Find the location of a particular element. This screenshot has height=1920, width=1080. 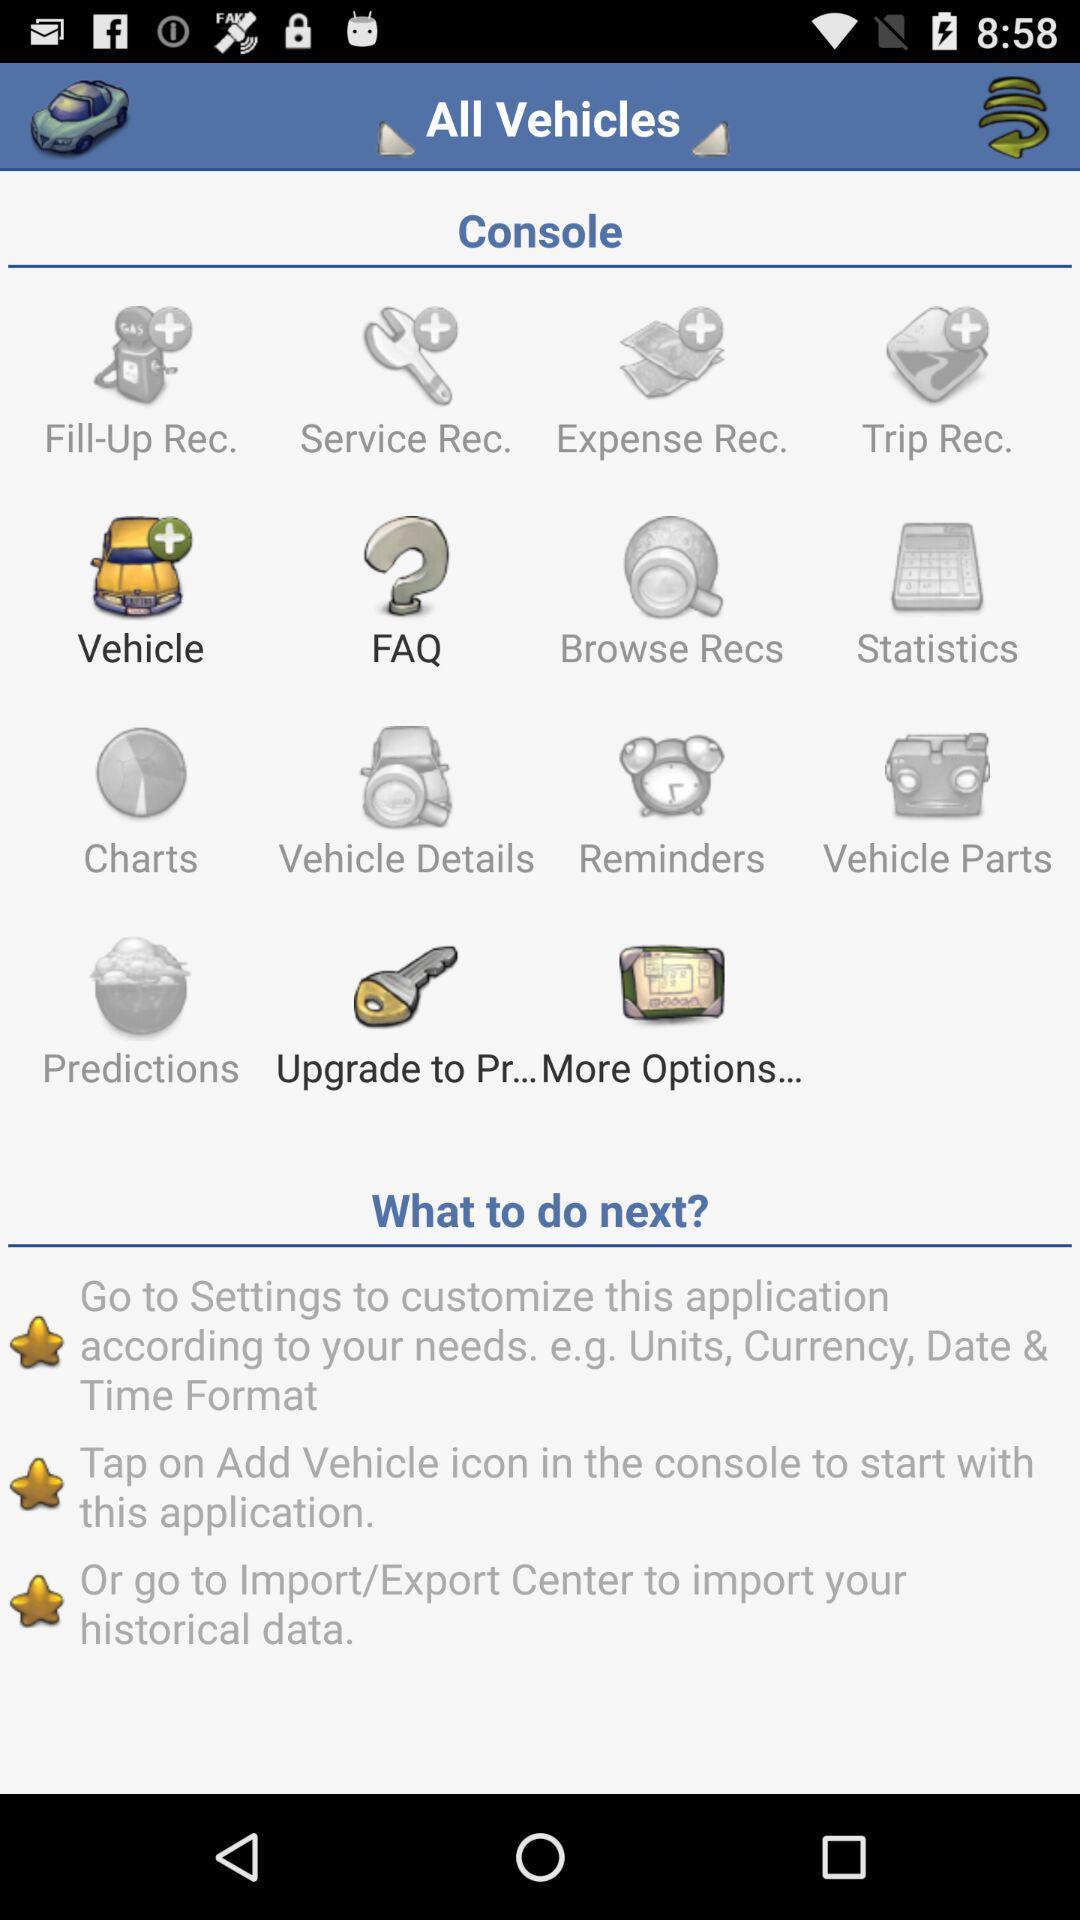

icon above reminders icon is located at coordinates (937, 600).